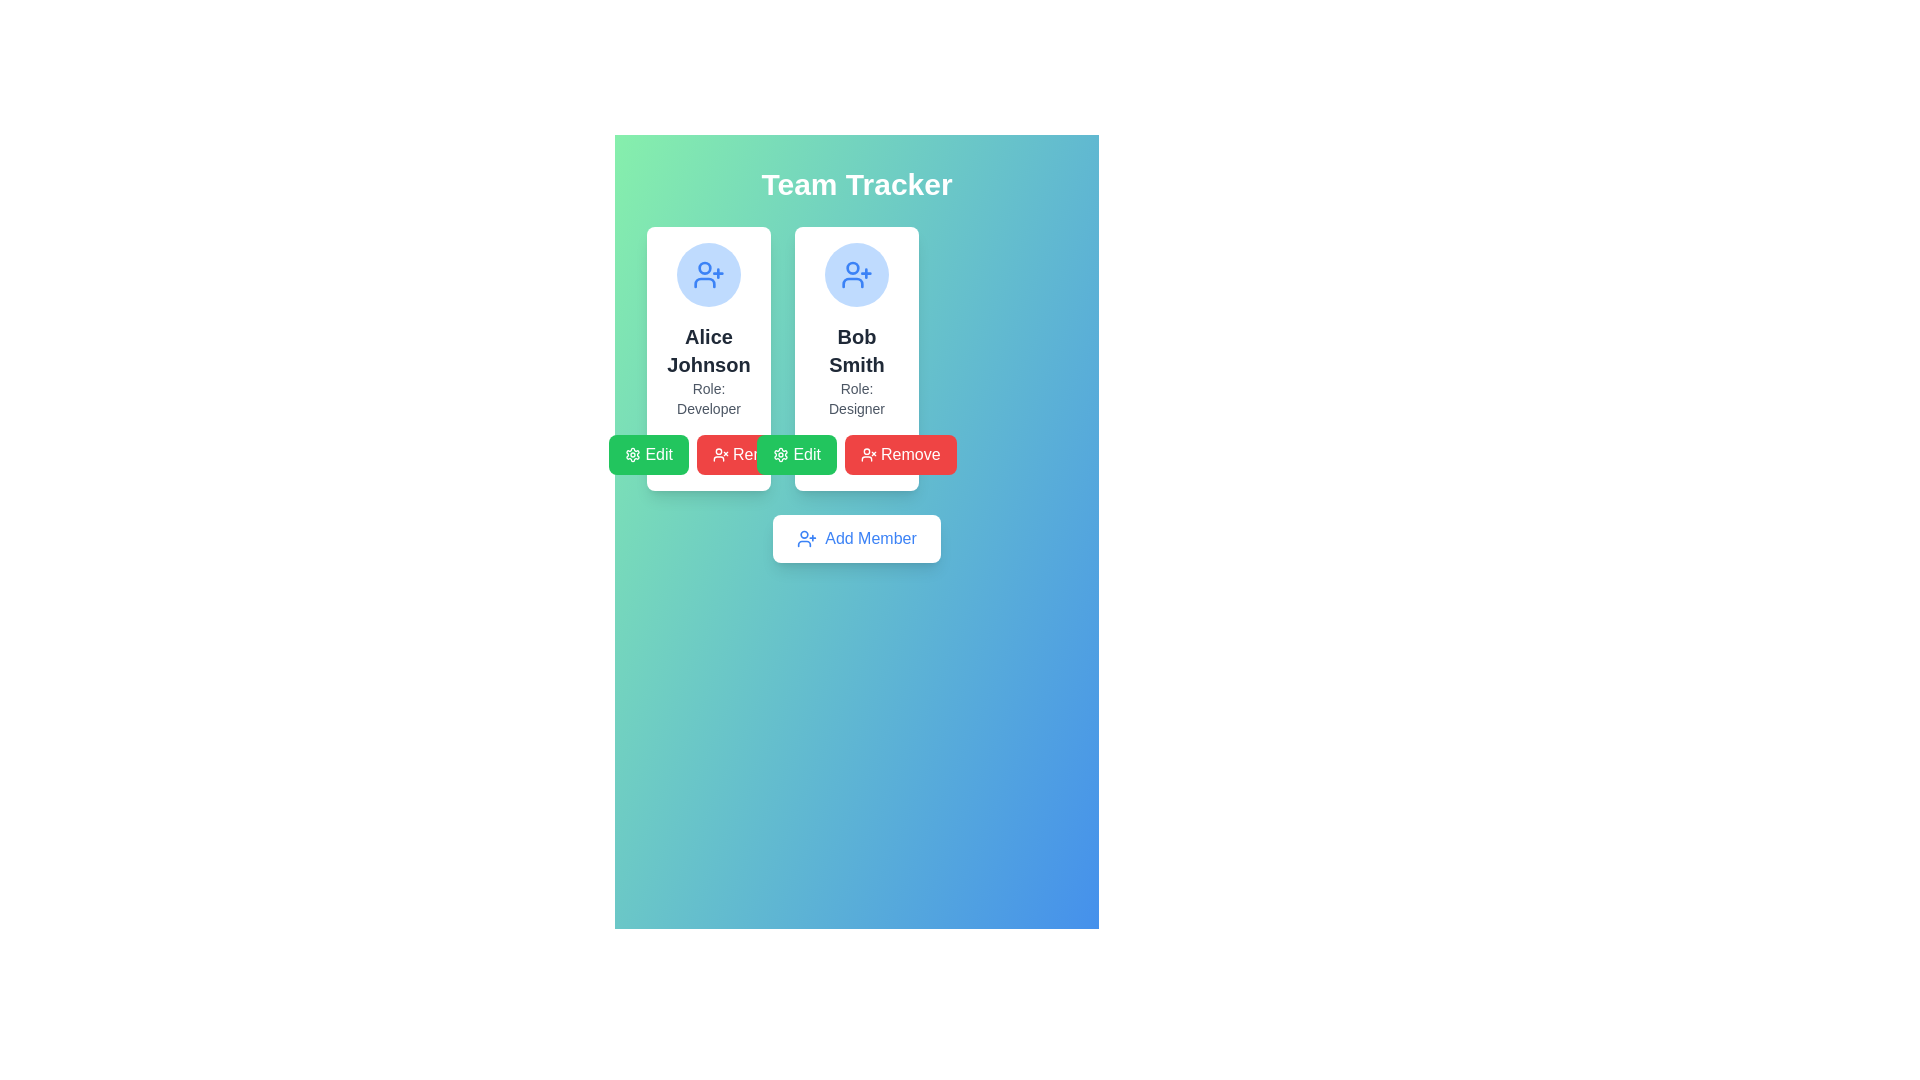  Describe the element at coordinates (853, 266) in the screenshot. I see `the small circular glyph indicating the add user function, located at the top center of the leftmost user profile icon under the 'Team Tracker' heading` at that location.